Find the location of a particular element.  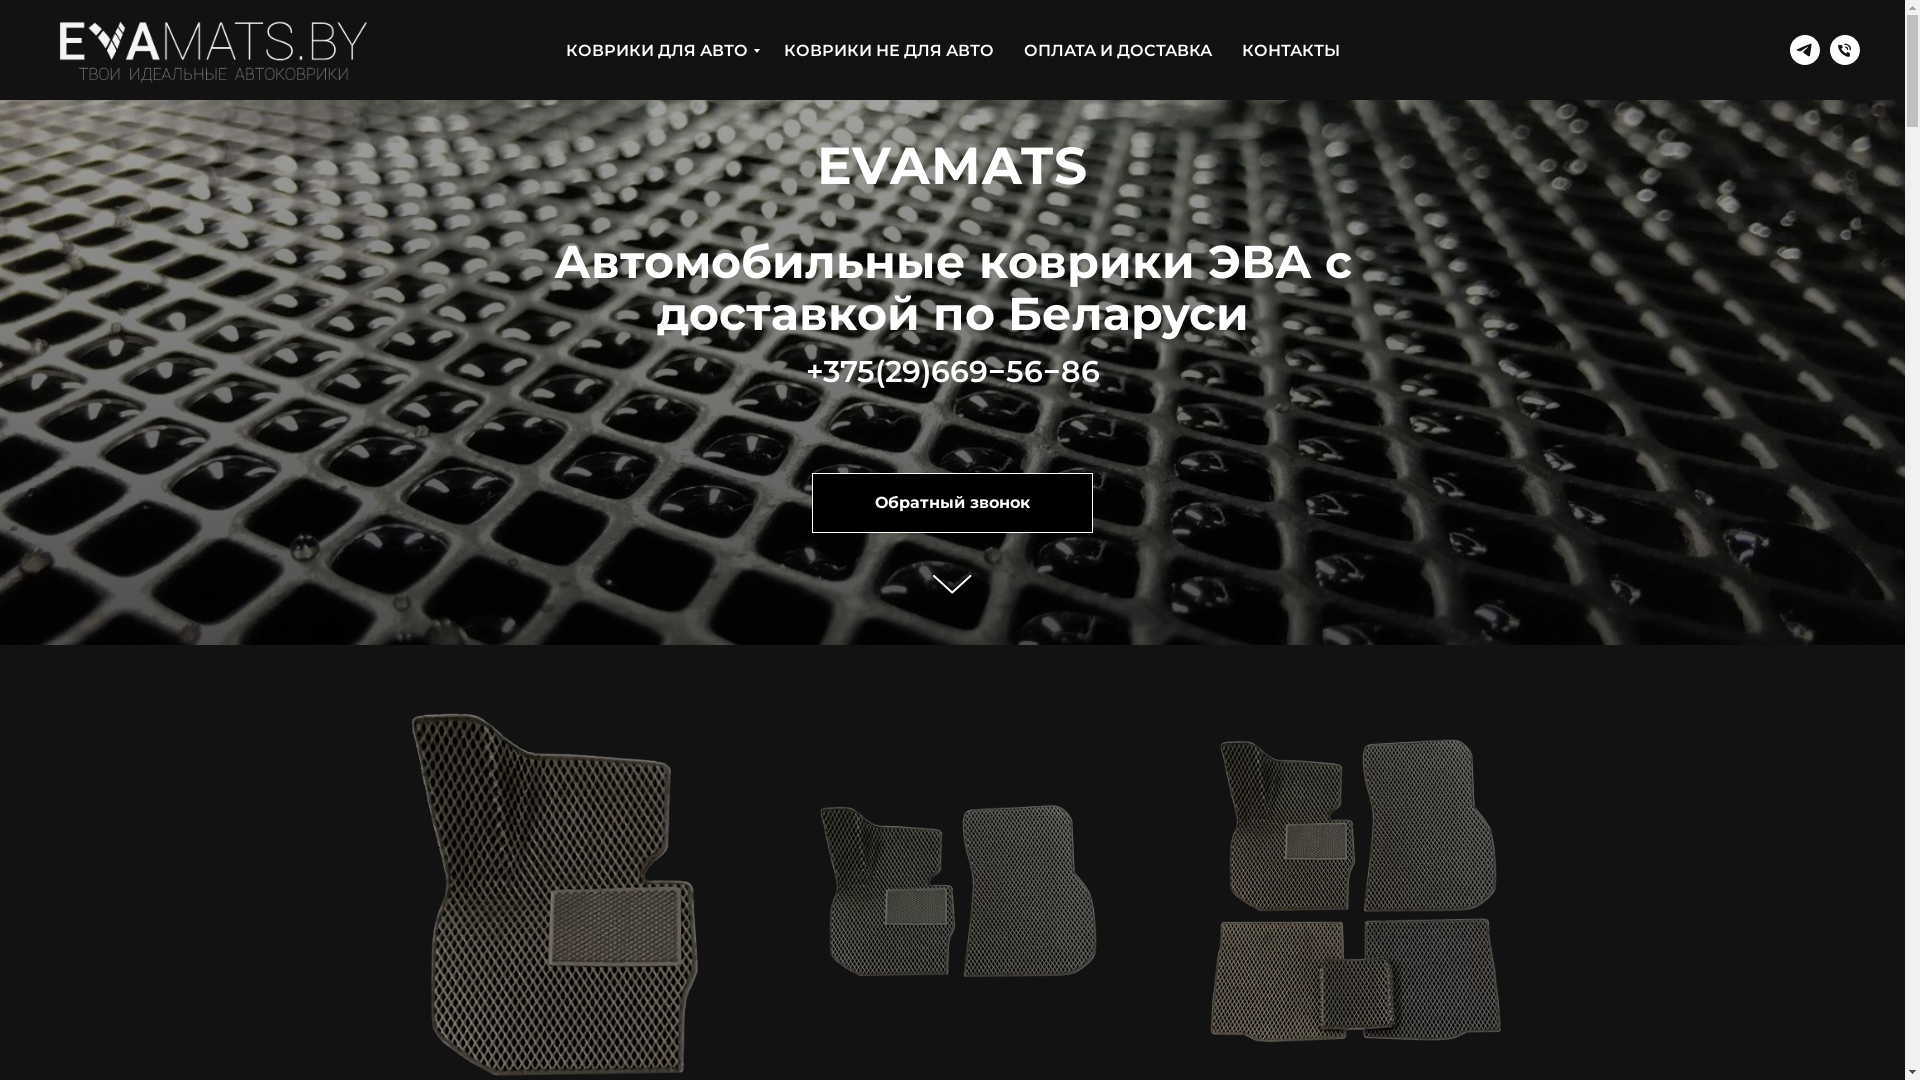

'Telegram' is located at coordinates (1804, 49).